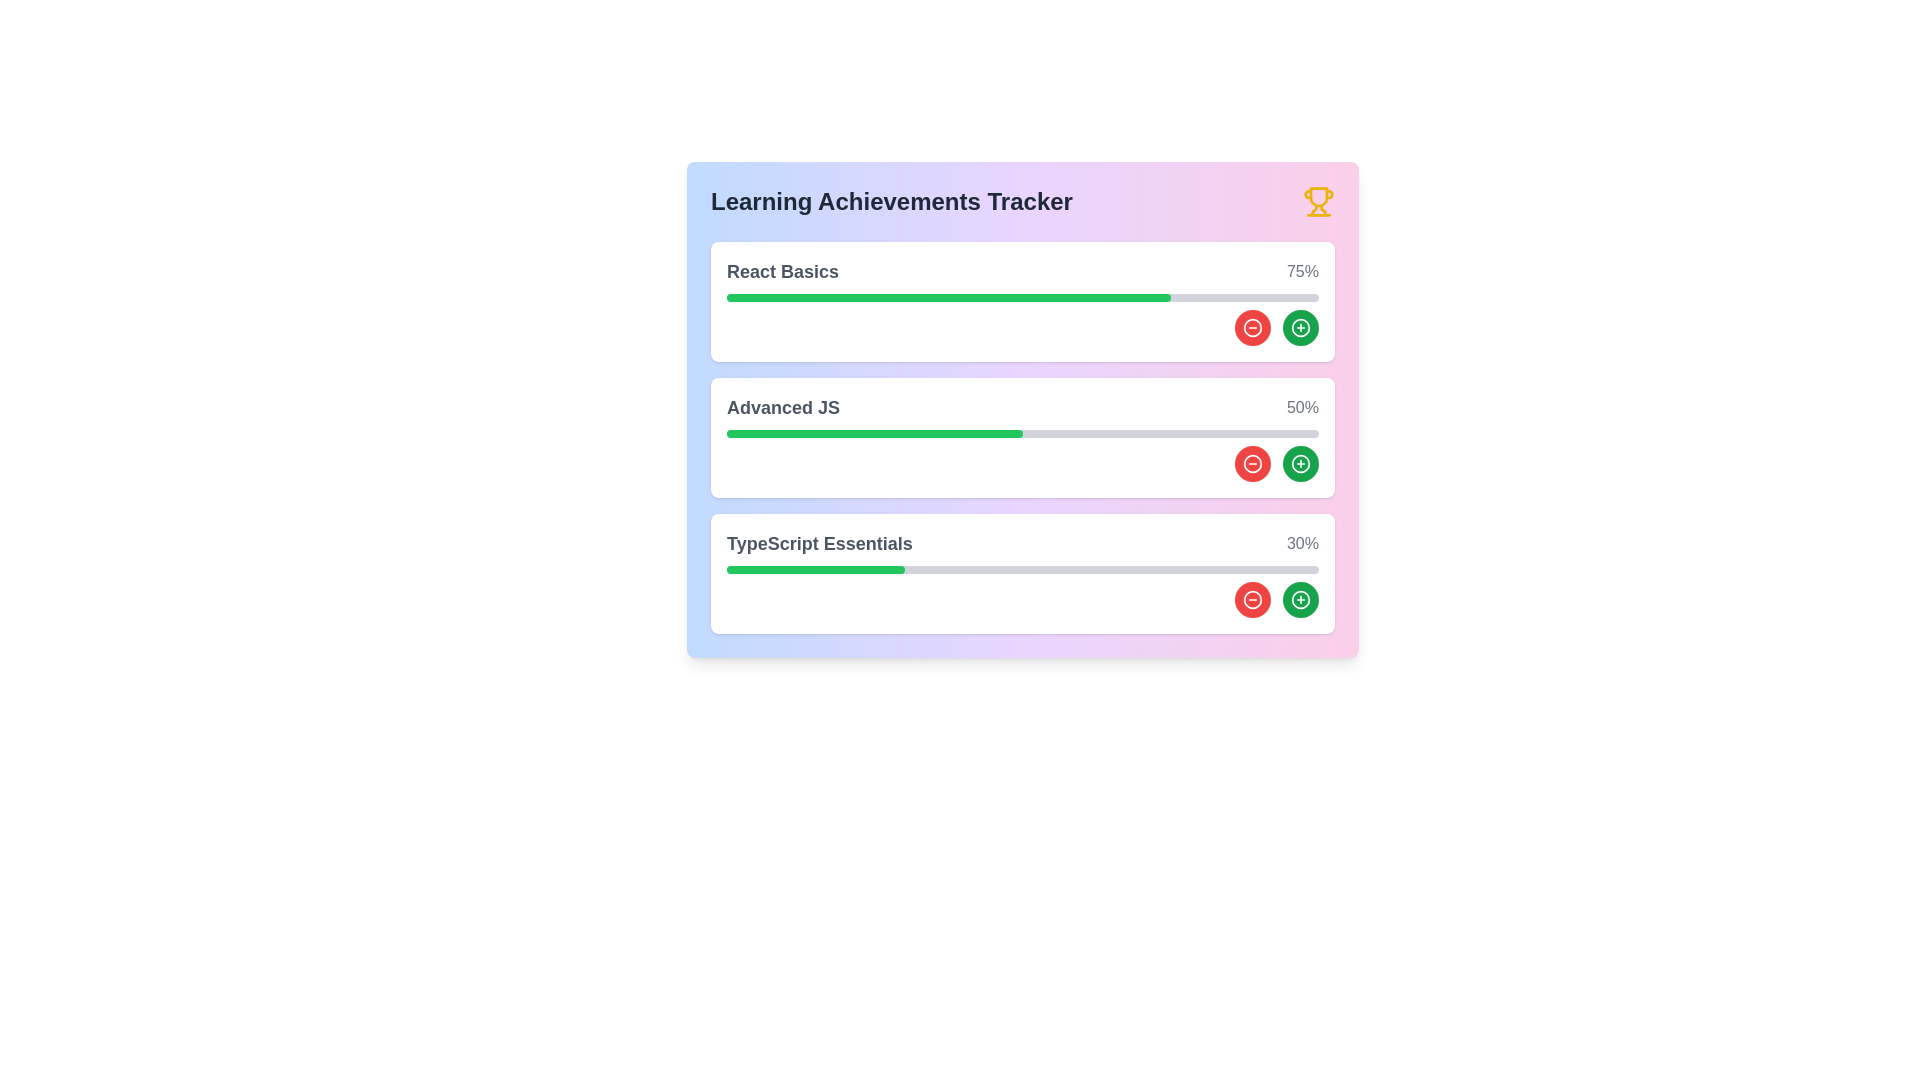  I want to click on the Label element displaying '75%' in gray font, located near the right edge of the 'React Basics' section, so click(1302, 272).